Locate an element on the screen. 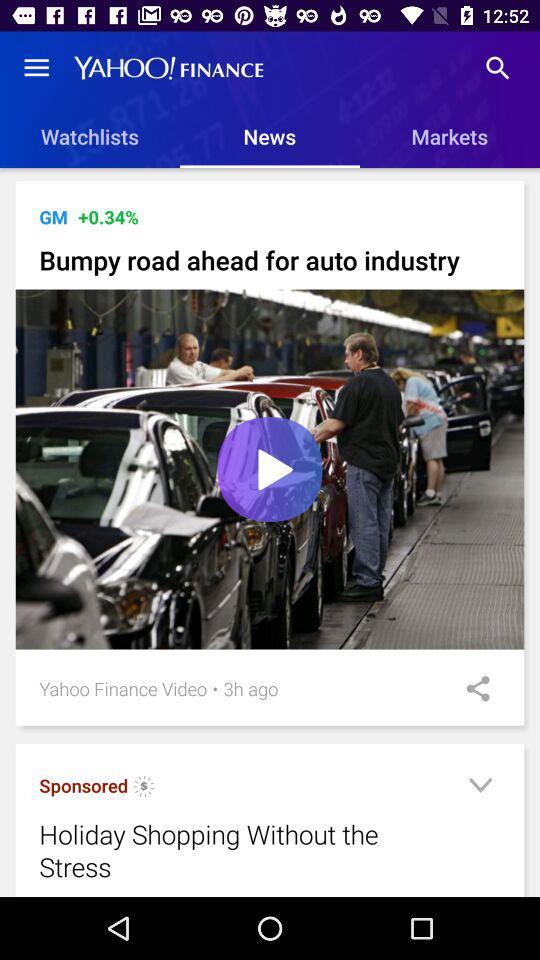 The height and width of the screenshot is (960, 540). click for more information is located at coordinates (143, 789).